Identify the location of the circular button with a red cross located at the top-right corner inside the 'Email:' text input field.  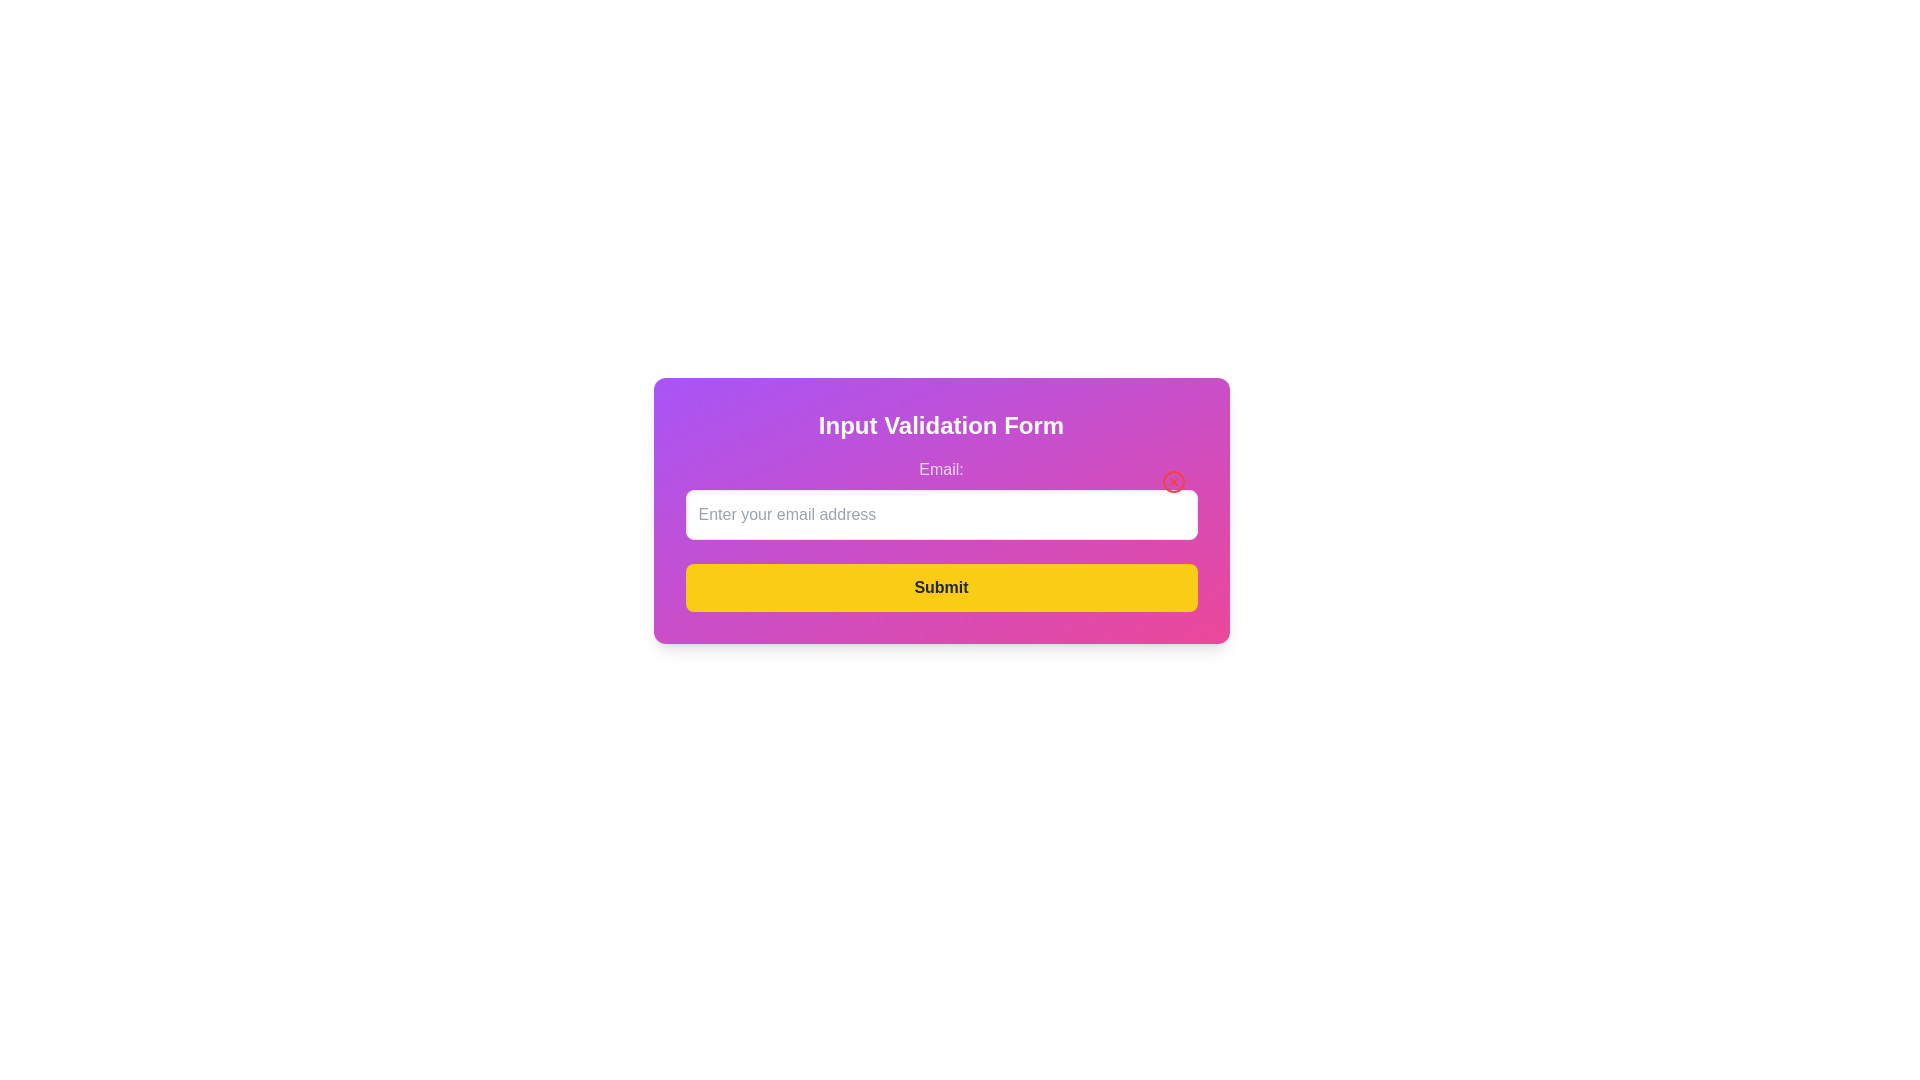
(1173, 482).